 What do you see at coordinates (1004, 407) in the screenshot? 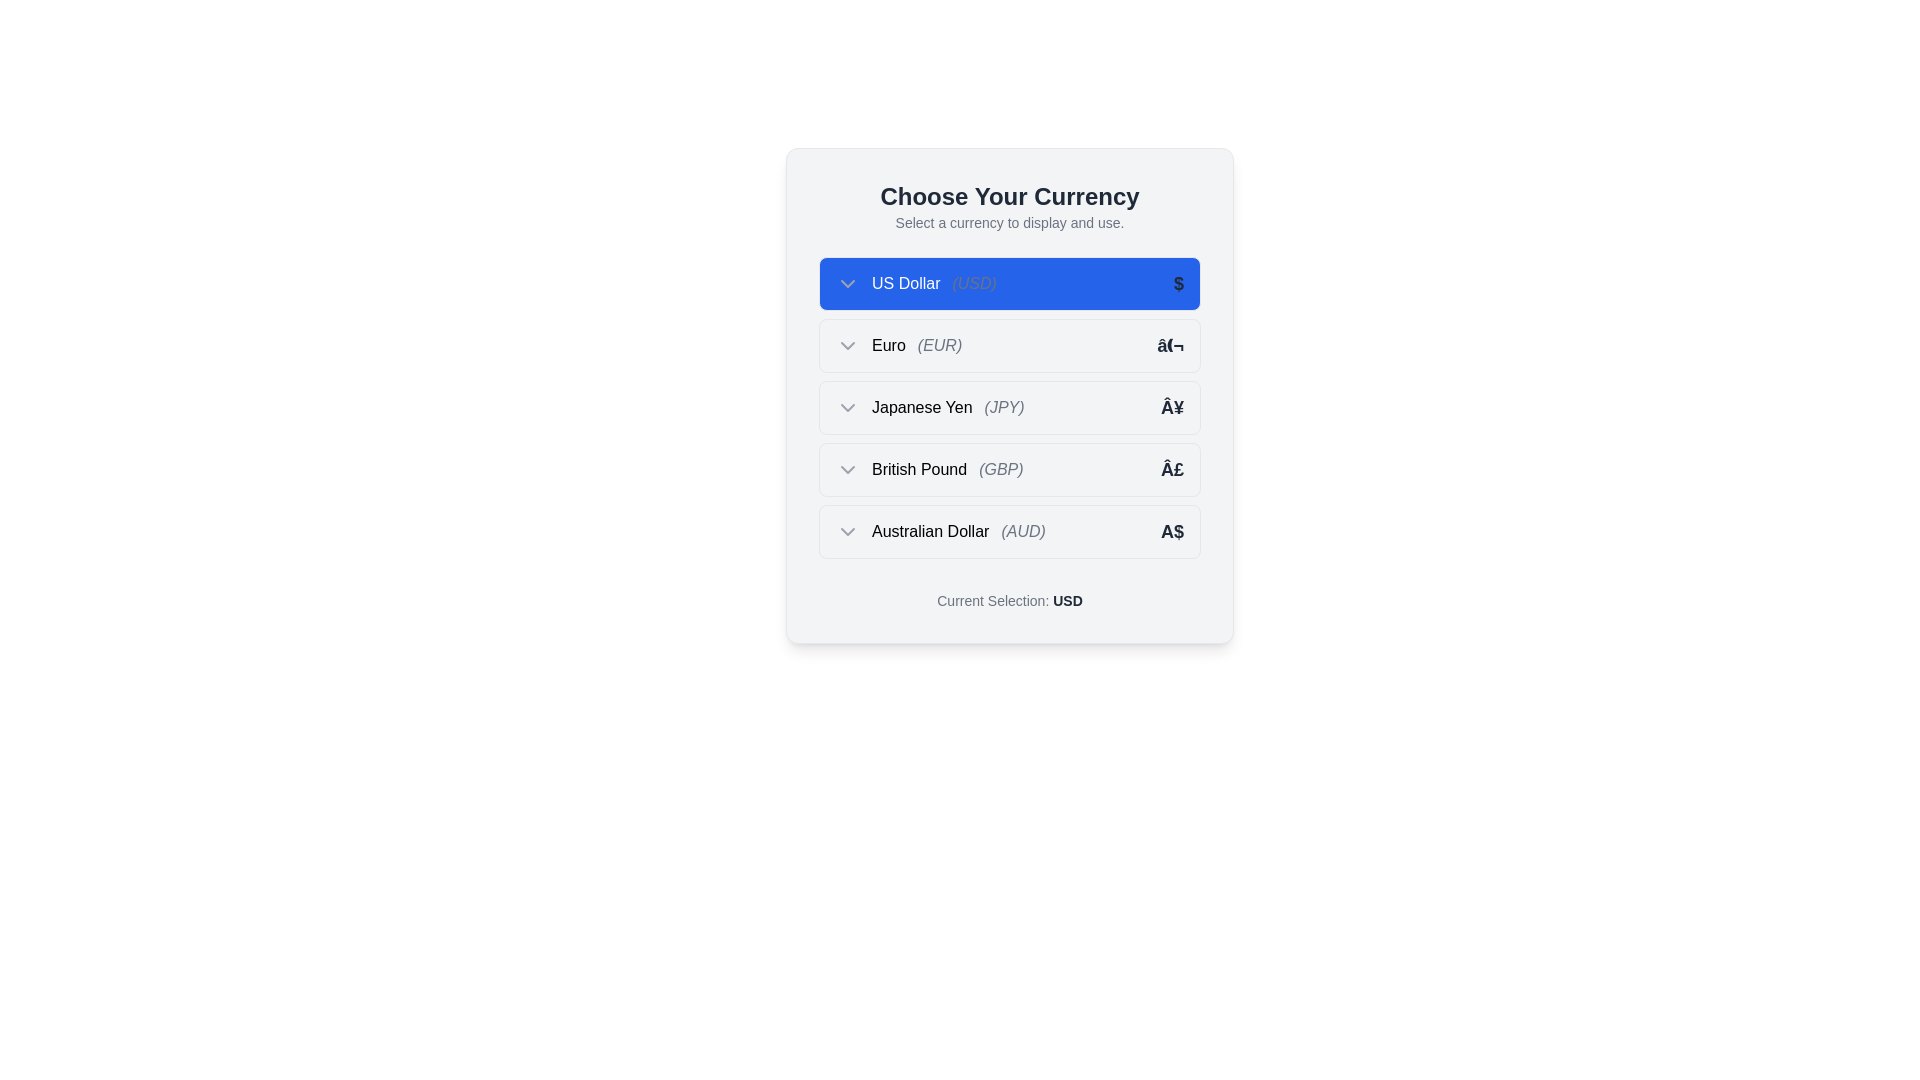
I see `the static text element displaying '(JPY)', which is styled in italic and light gray, located to the right of 'Japanese Yen' in the dropdown menu` at bounding box center [1004, 407].